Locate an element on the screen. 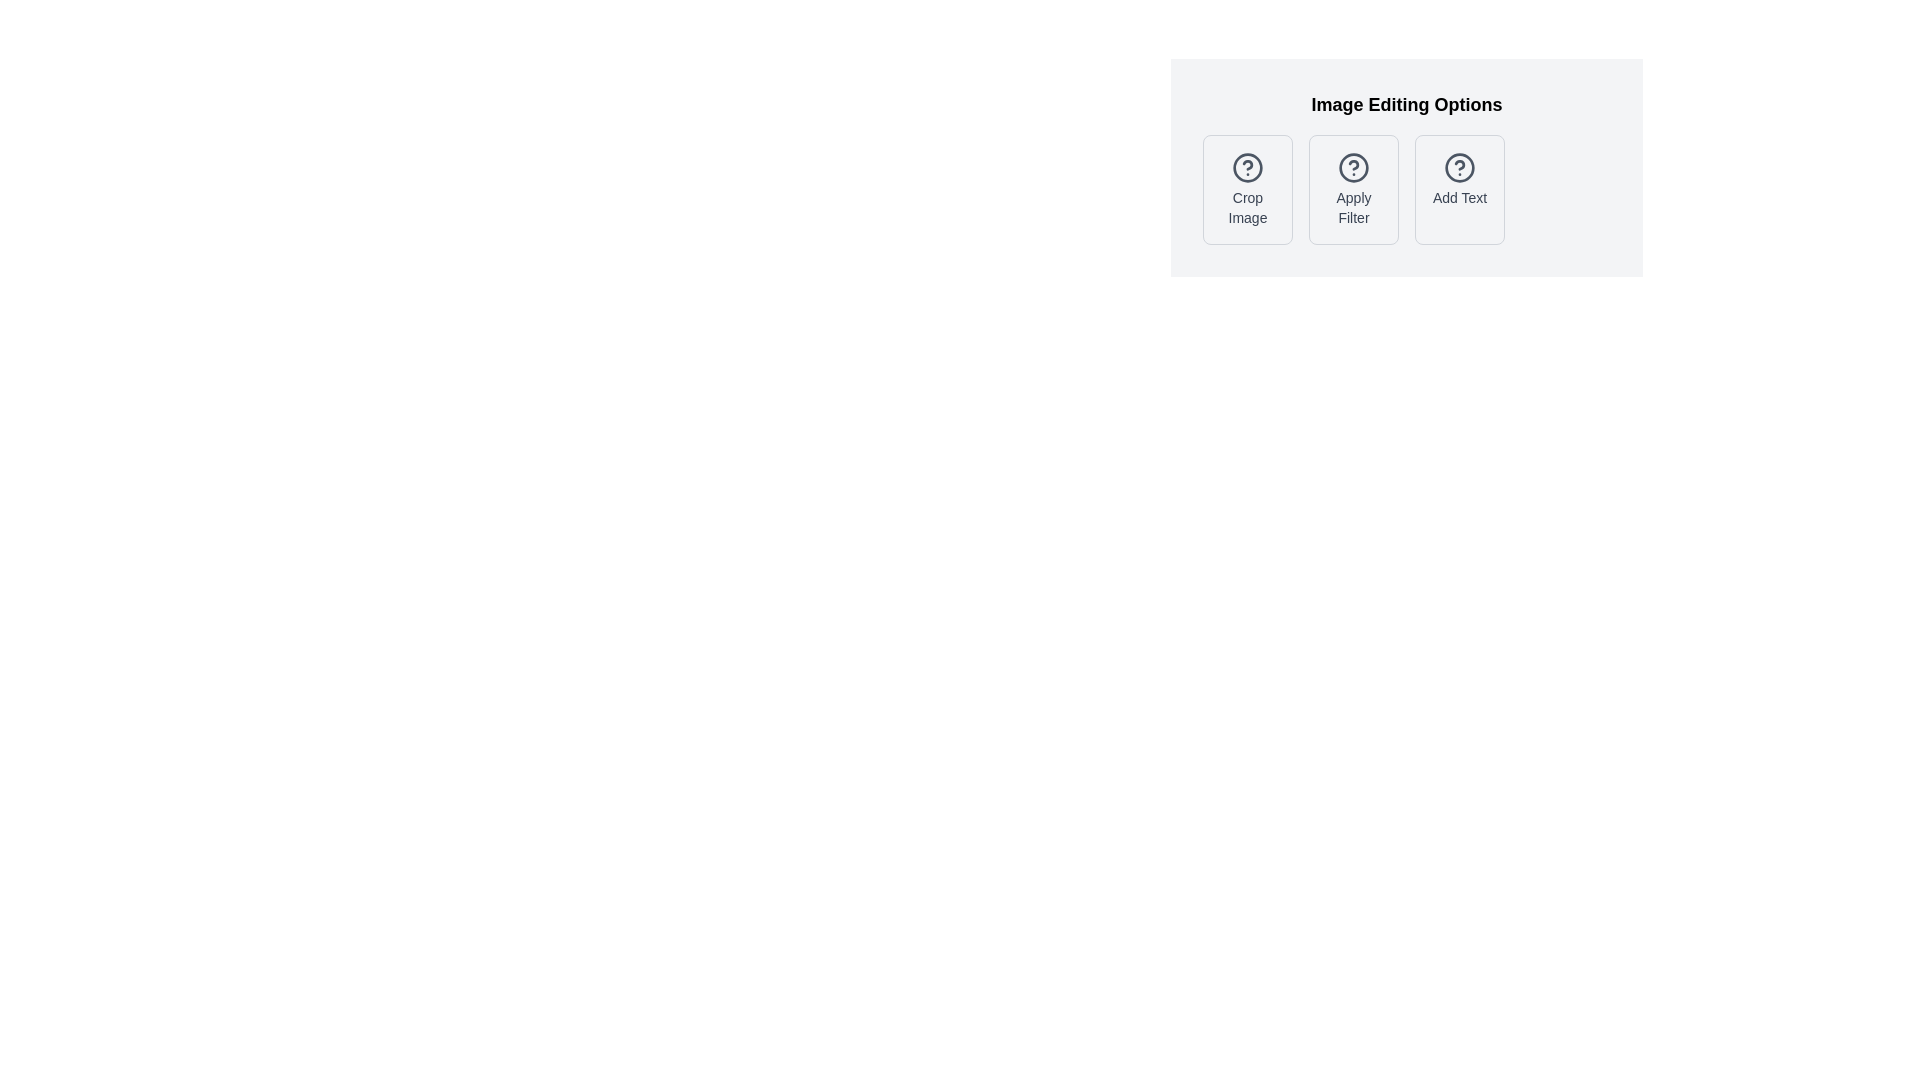 This screenshot has height=1080, width=1920. the 'Add Text' button, which is a rectangular button with a light gray border, rounded corners, and a question mark icon above the text 'Add Text'. It is the third button in a row within a grid layout is located at coordinates (1459, 189).